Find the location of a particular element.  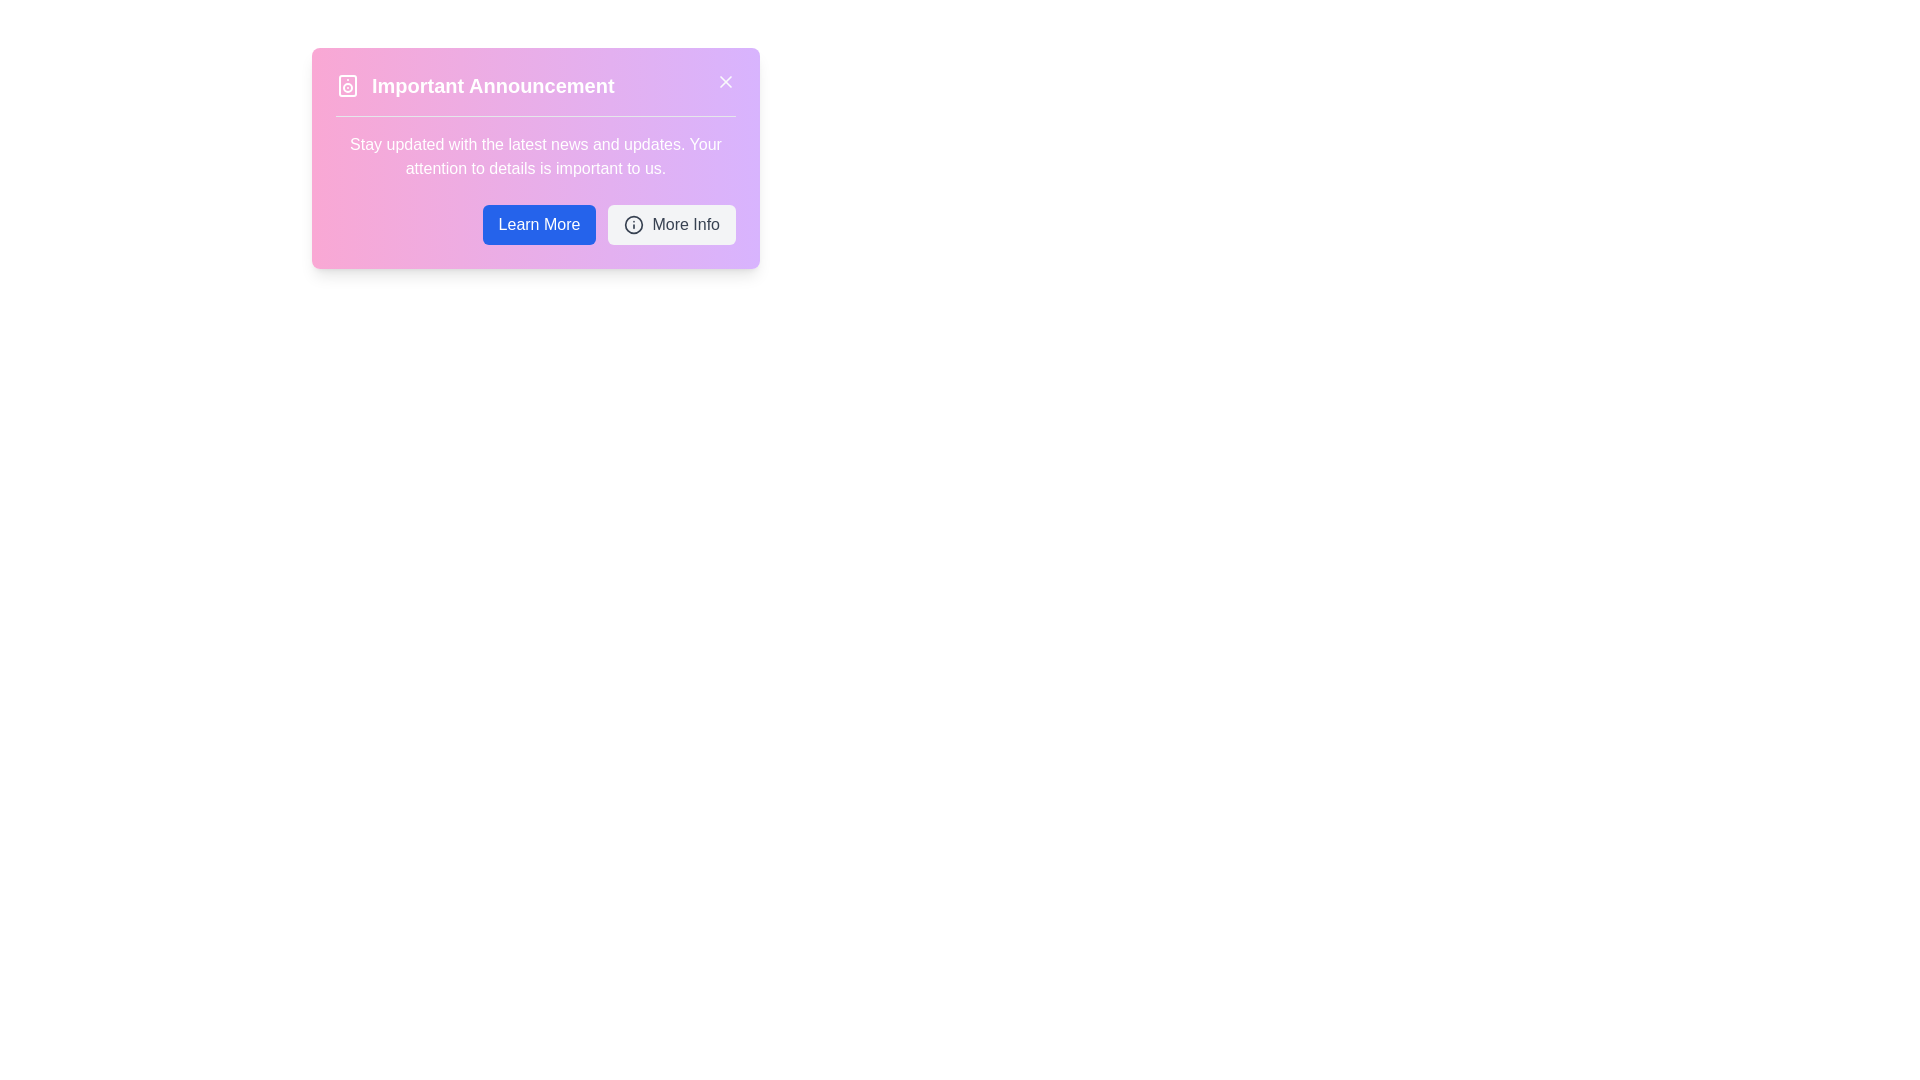

the 'Important Announcement' text label with a speaker icon for accessibility is located at coordinates (474, 84).